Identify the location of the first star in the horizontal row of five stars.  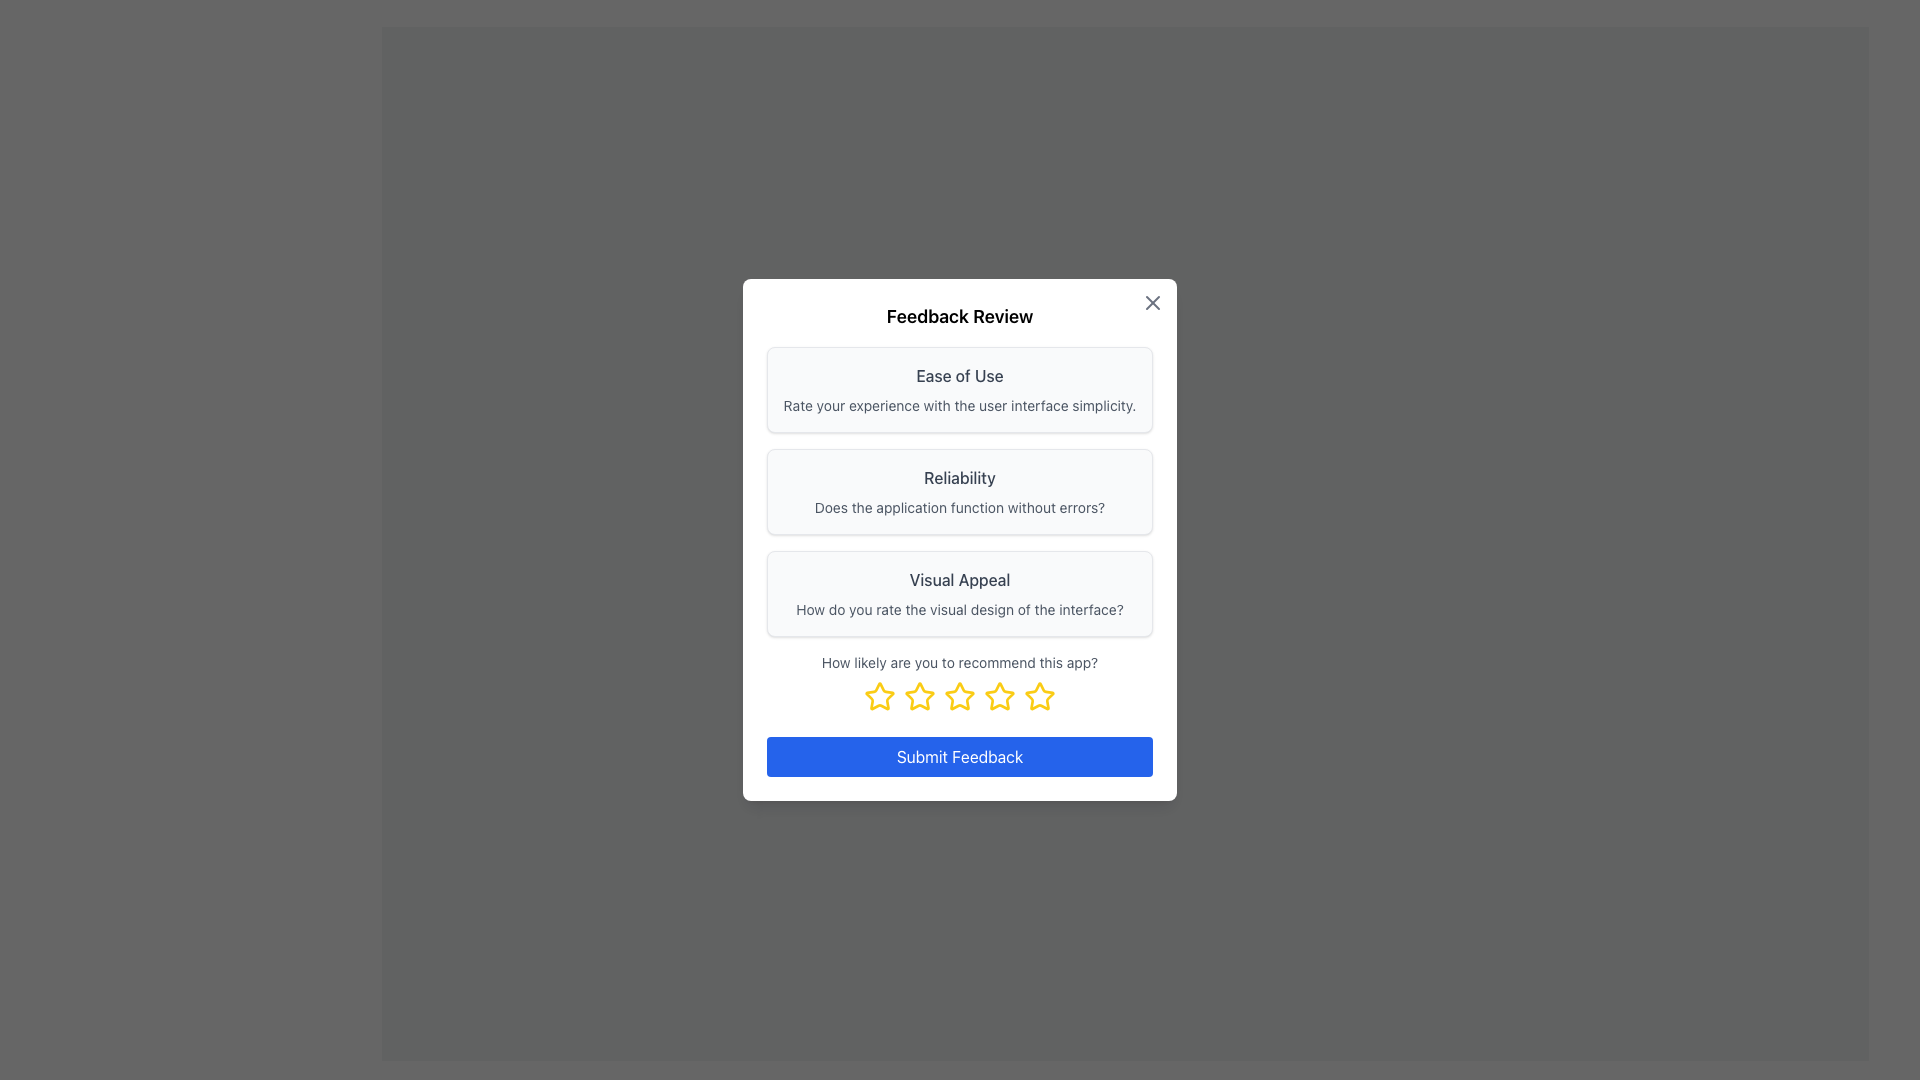
(879, 695).